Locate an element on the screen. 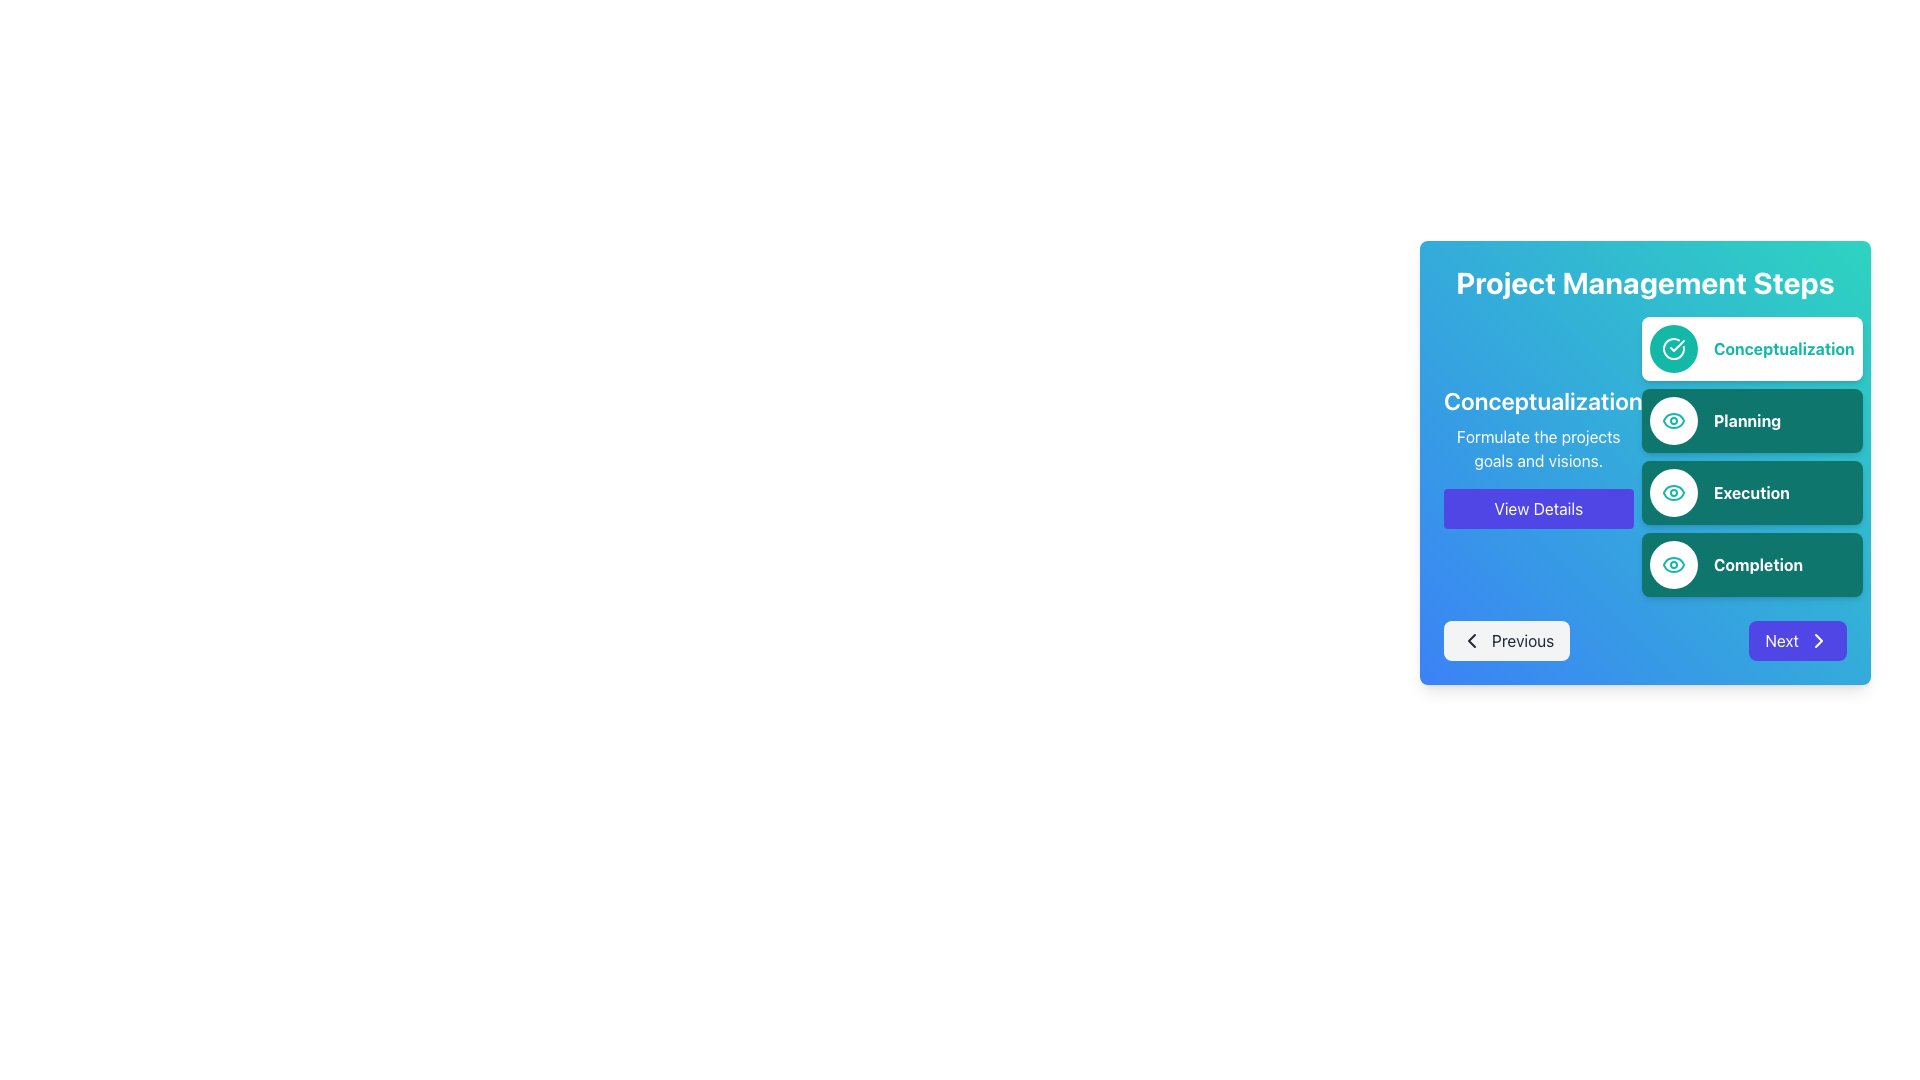 The image size is (1920, 1080). the 'Conceptualization' button, which is the first element in the vertical sequence of project management phases, styled with a white background, teal text, and a checkmark icon is located at coordinates (1751, 347).